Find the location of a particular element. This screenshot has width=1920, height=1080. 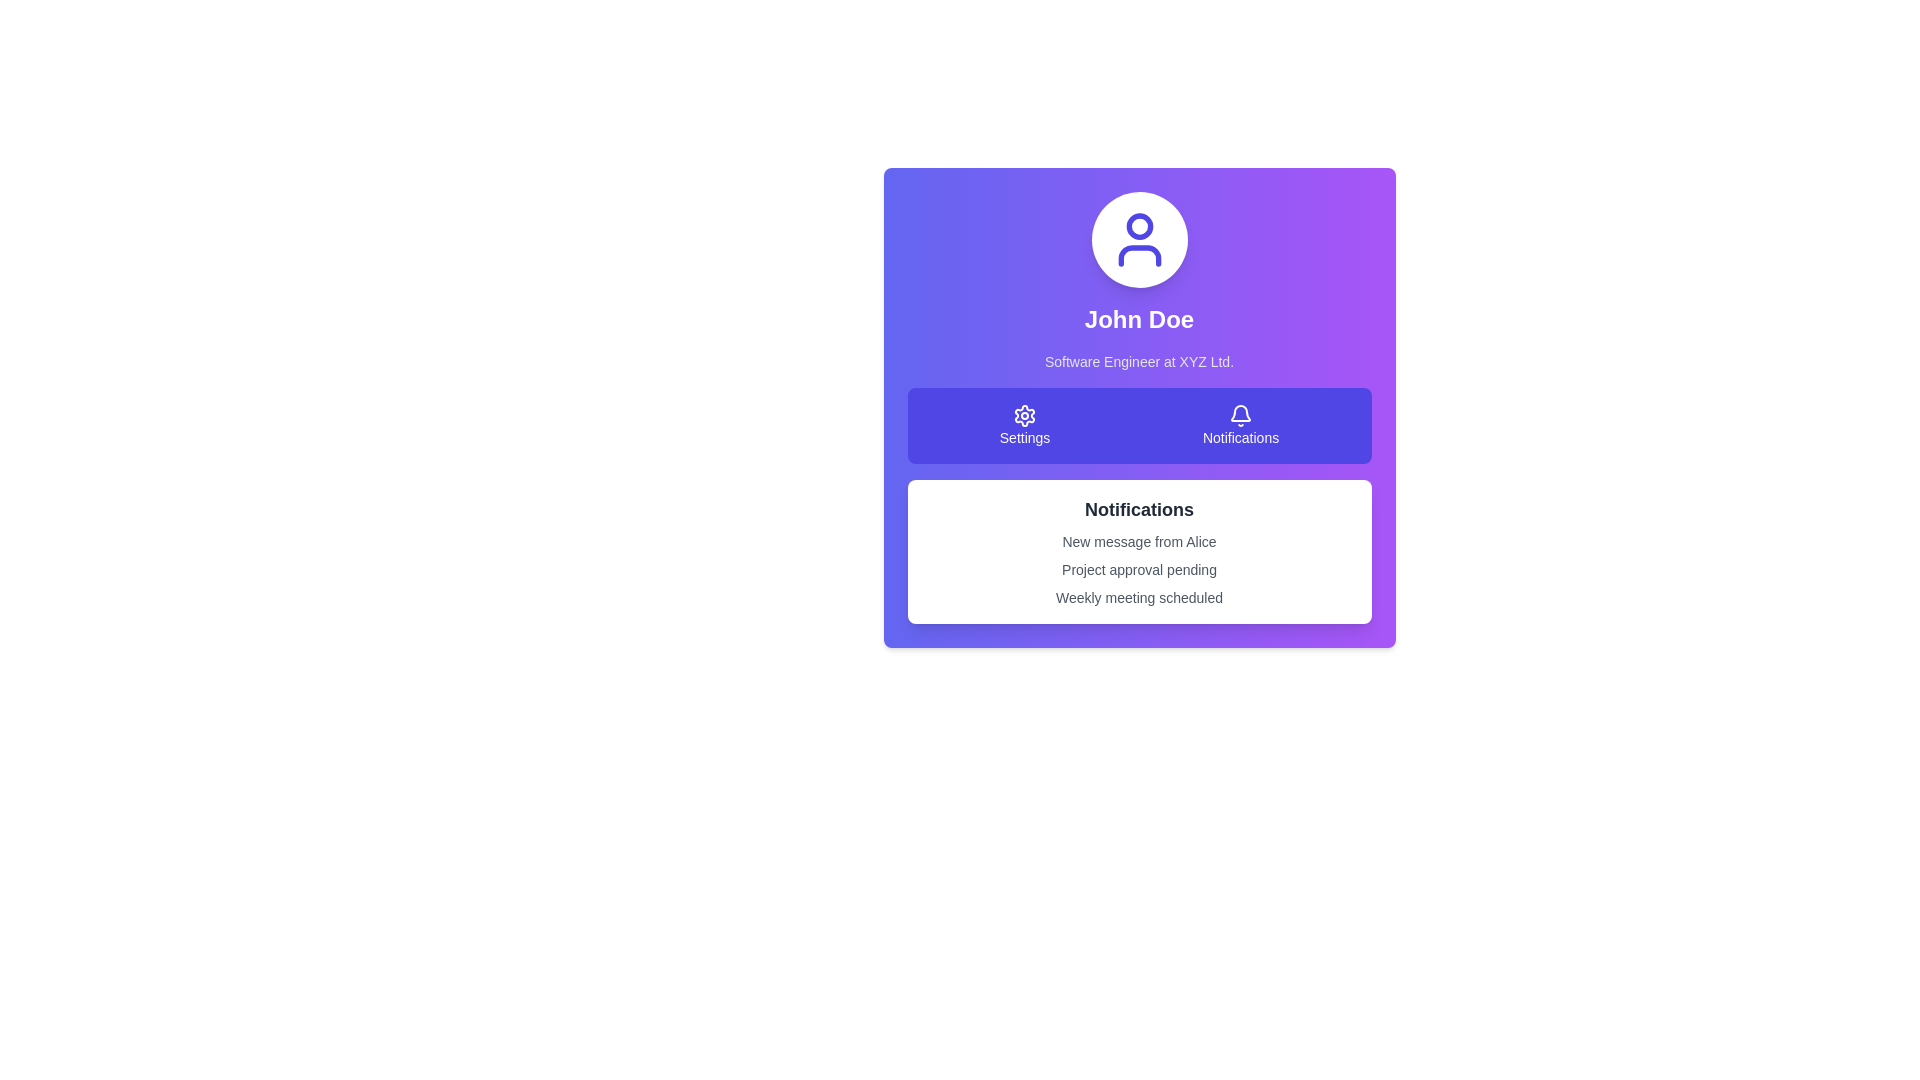

the static text element displaying 'Project approval pending', which is the second notification text in a vertically stacked group of notifications is located at coordinates (1139, 570).